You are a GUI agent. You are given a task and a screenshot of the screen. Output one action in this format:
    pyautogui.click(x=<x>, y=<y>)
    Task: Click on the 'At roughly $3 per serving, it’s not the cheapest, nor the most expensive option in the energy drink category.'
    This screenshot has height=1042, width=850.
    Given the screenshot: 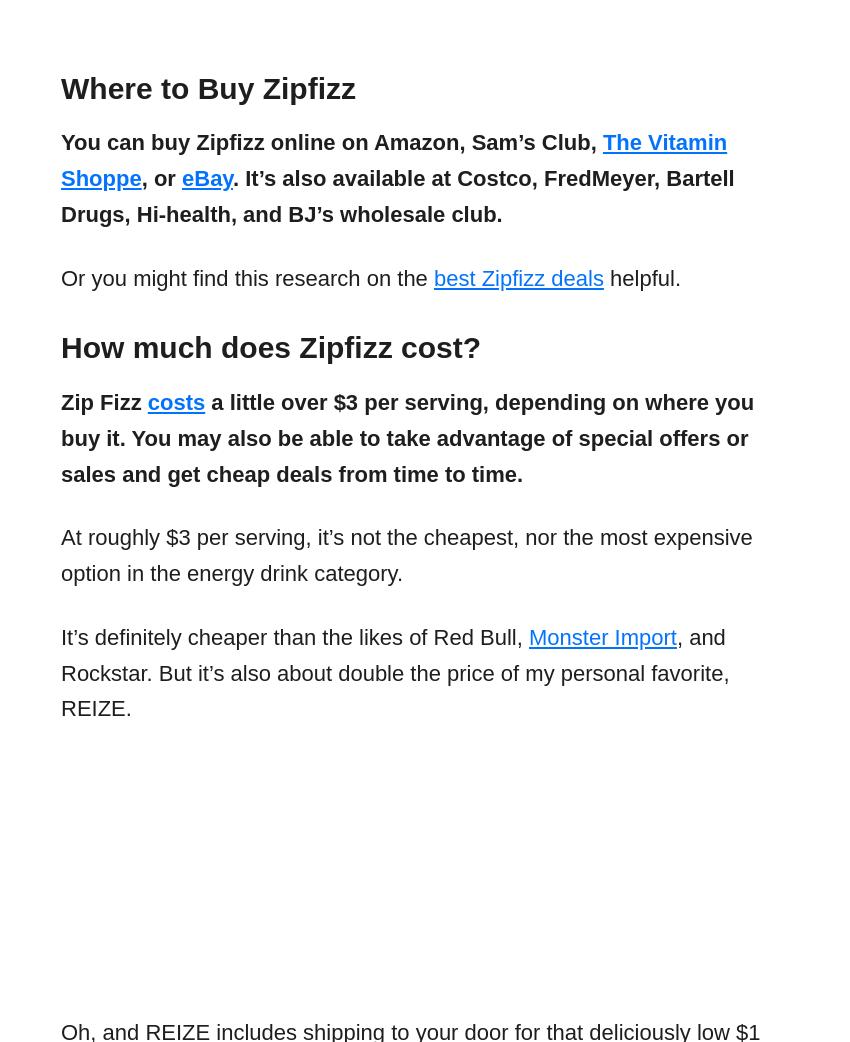 What is the action you would take?
    pyautogui.click(x=406, y=554)
    